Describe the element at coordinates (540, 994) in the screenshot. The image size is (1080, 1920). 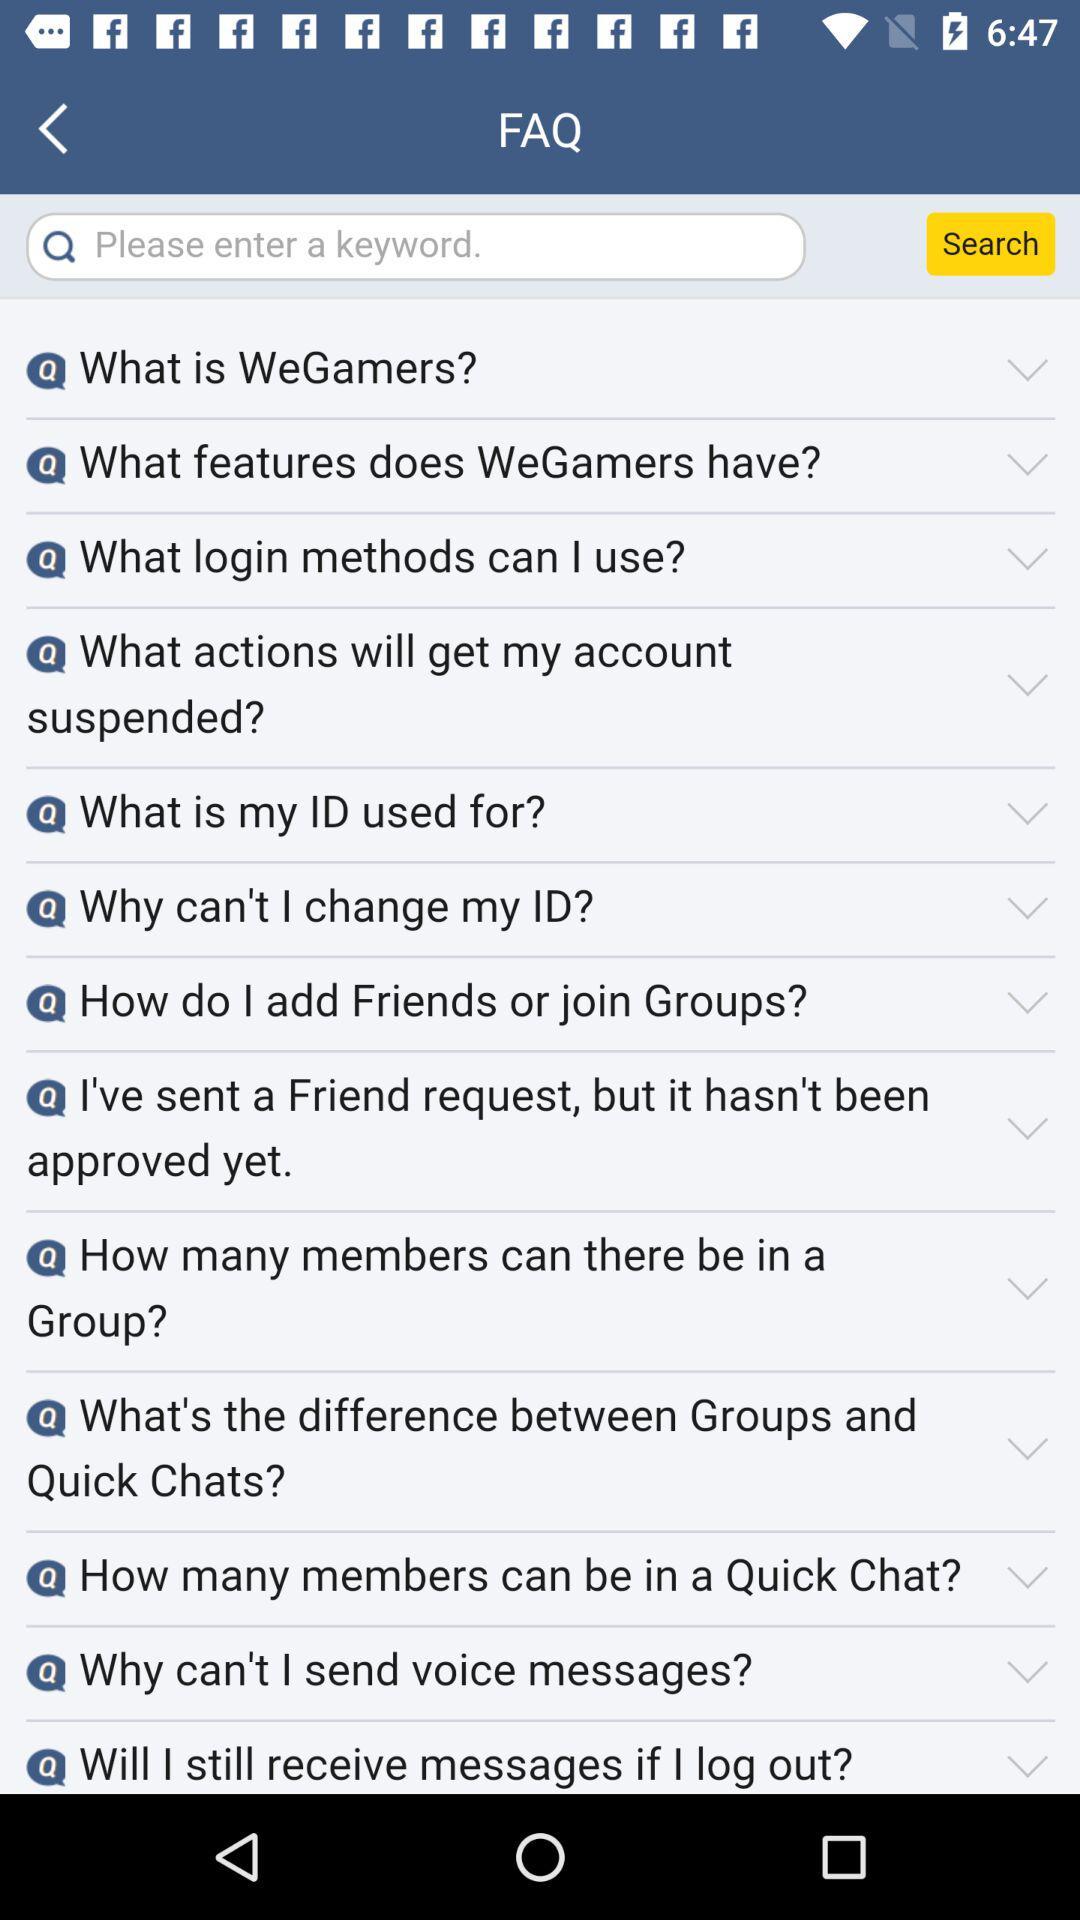
I see `description` at that location.